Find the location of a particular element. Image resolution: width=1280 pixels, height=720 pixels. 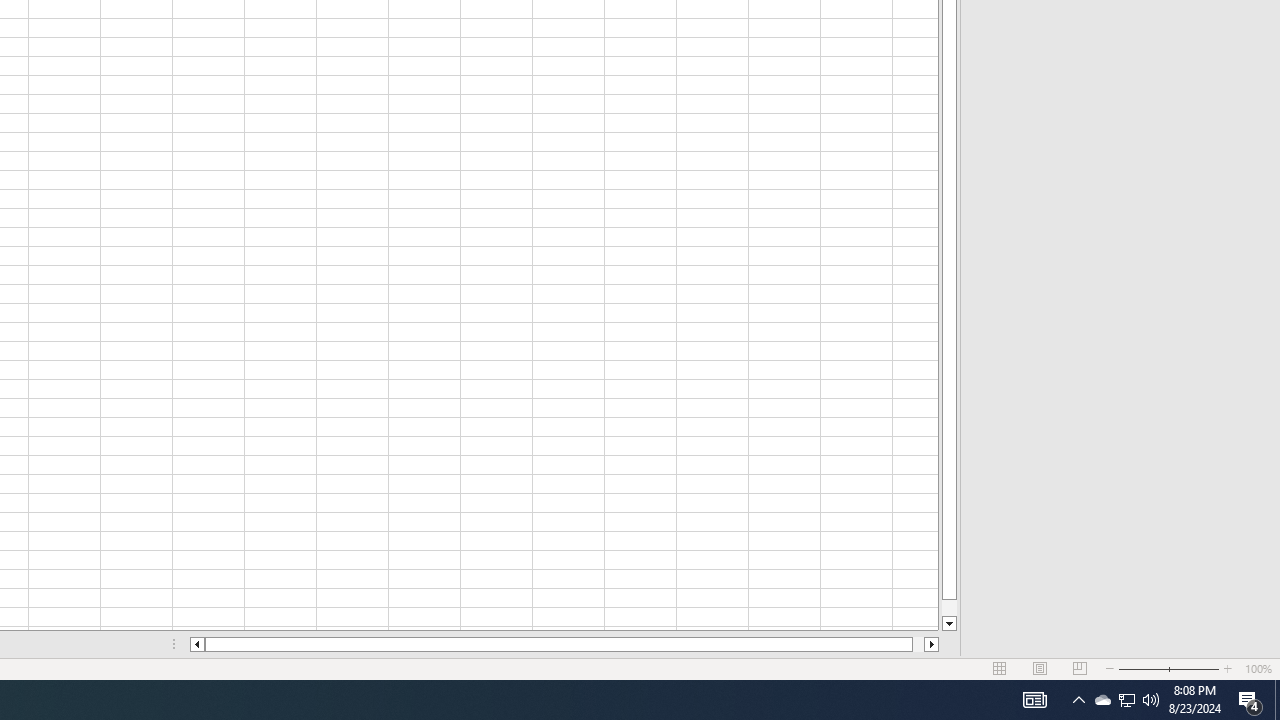

'Zoom In' is located at coordinates (1226, 669).